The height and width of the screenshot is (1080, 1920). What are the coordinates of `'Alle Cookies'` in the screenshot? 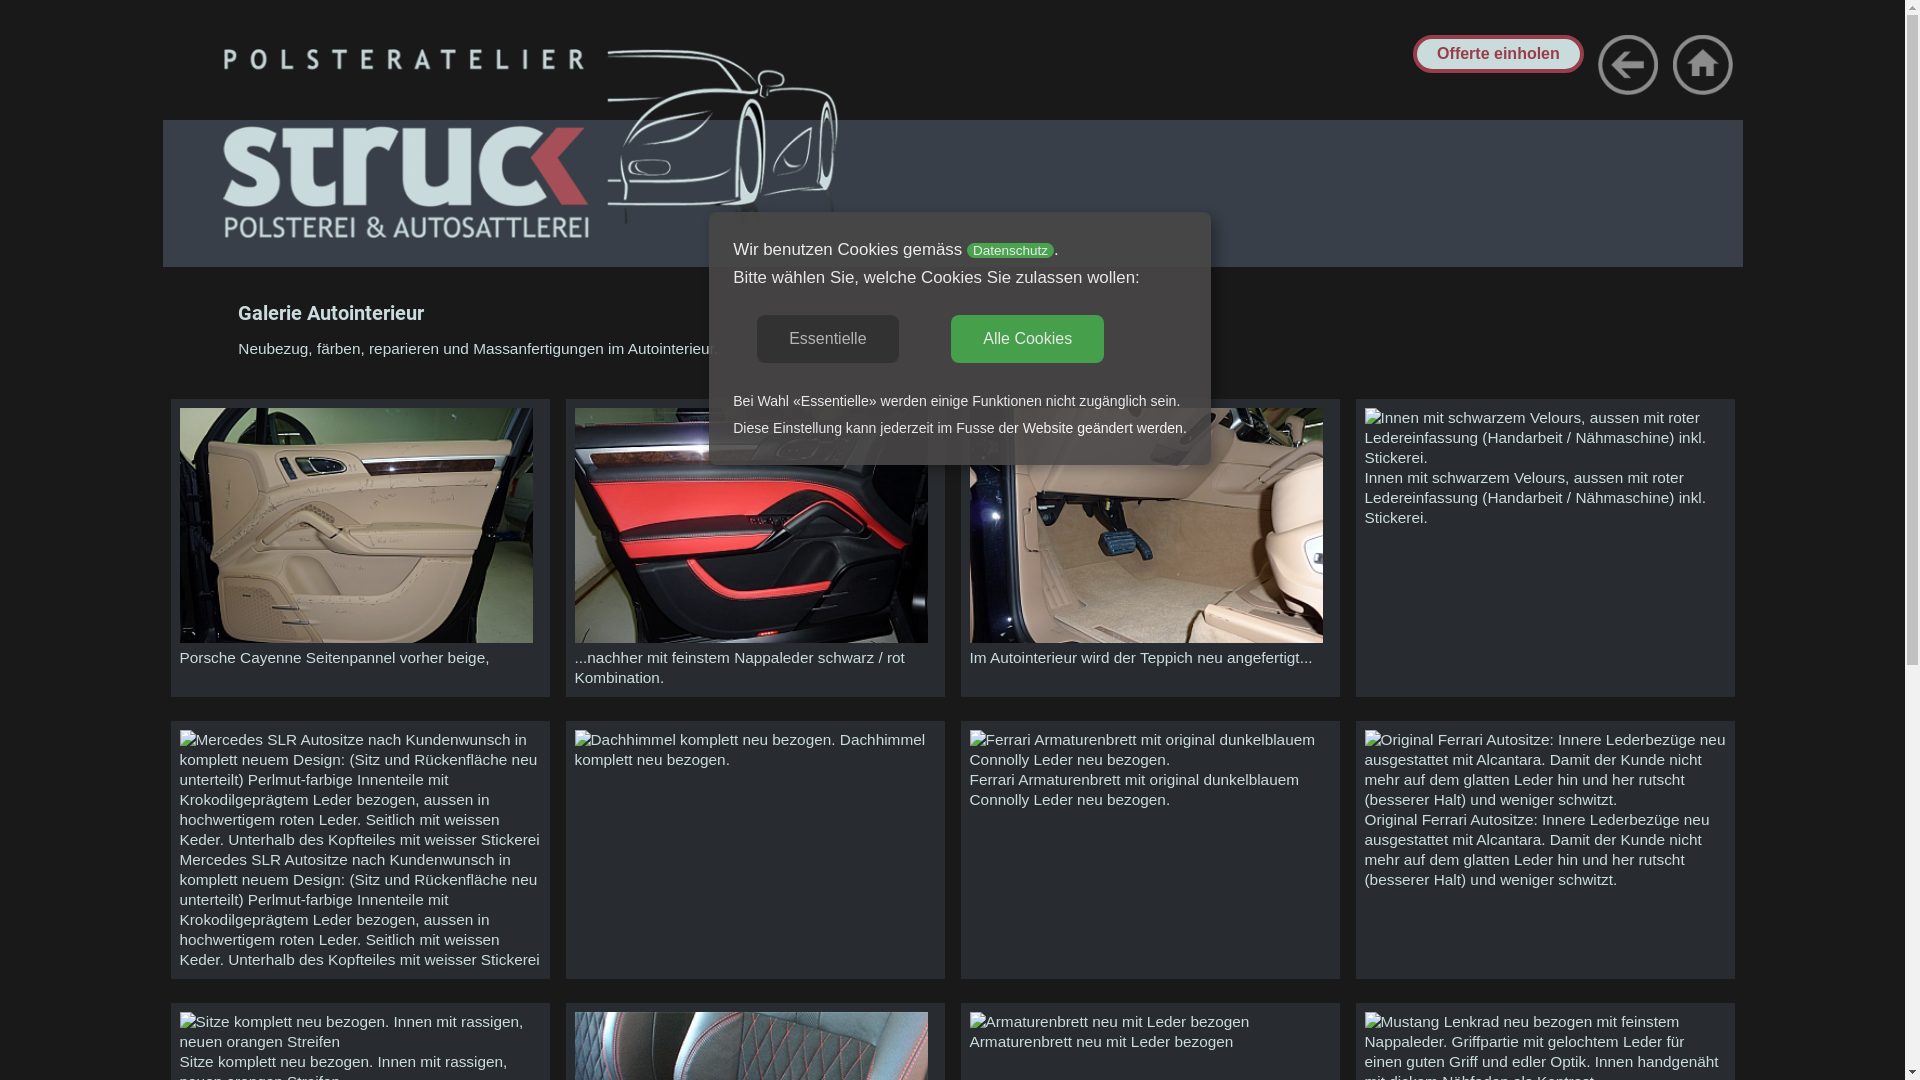 It's located at (1027, 338).